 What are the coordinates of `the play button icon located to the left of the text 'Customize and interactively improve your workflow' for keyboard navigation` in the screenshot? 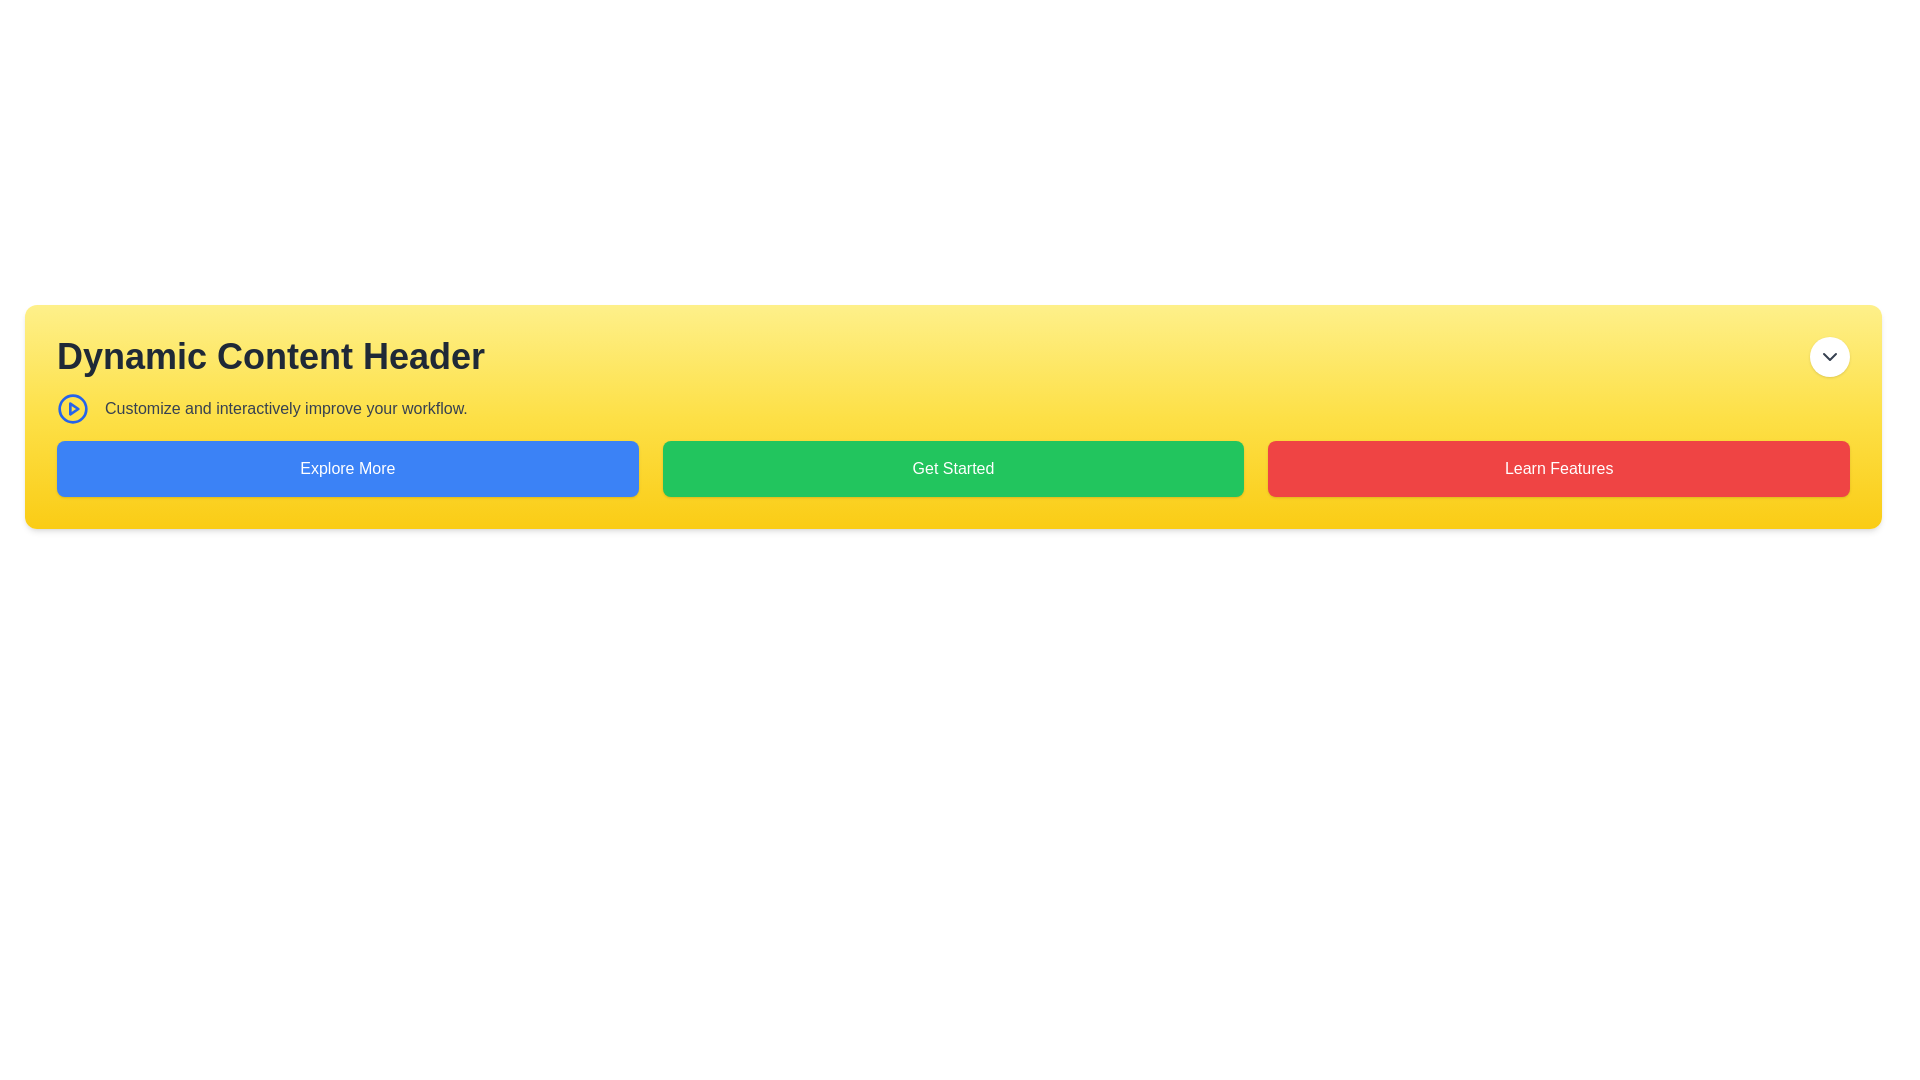 It's located at (72, 407).